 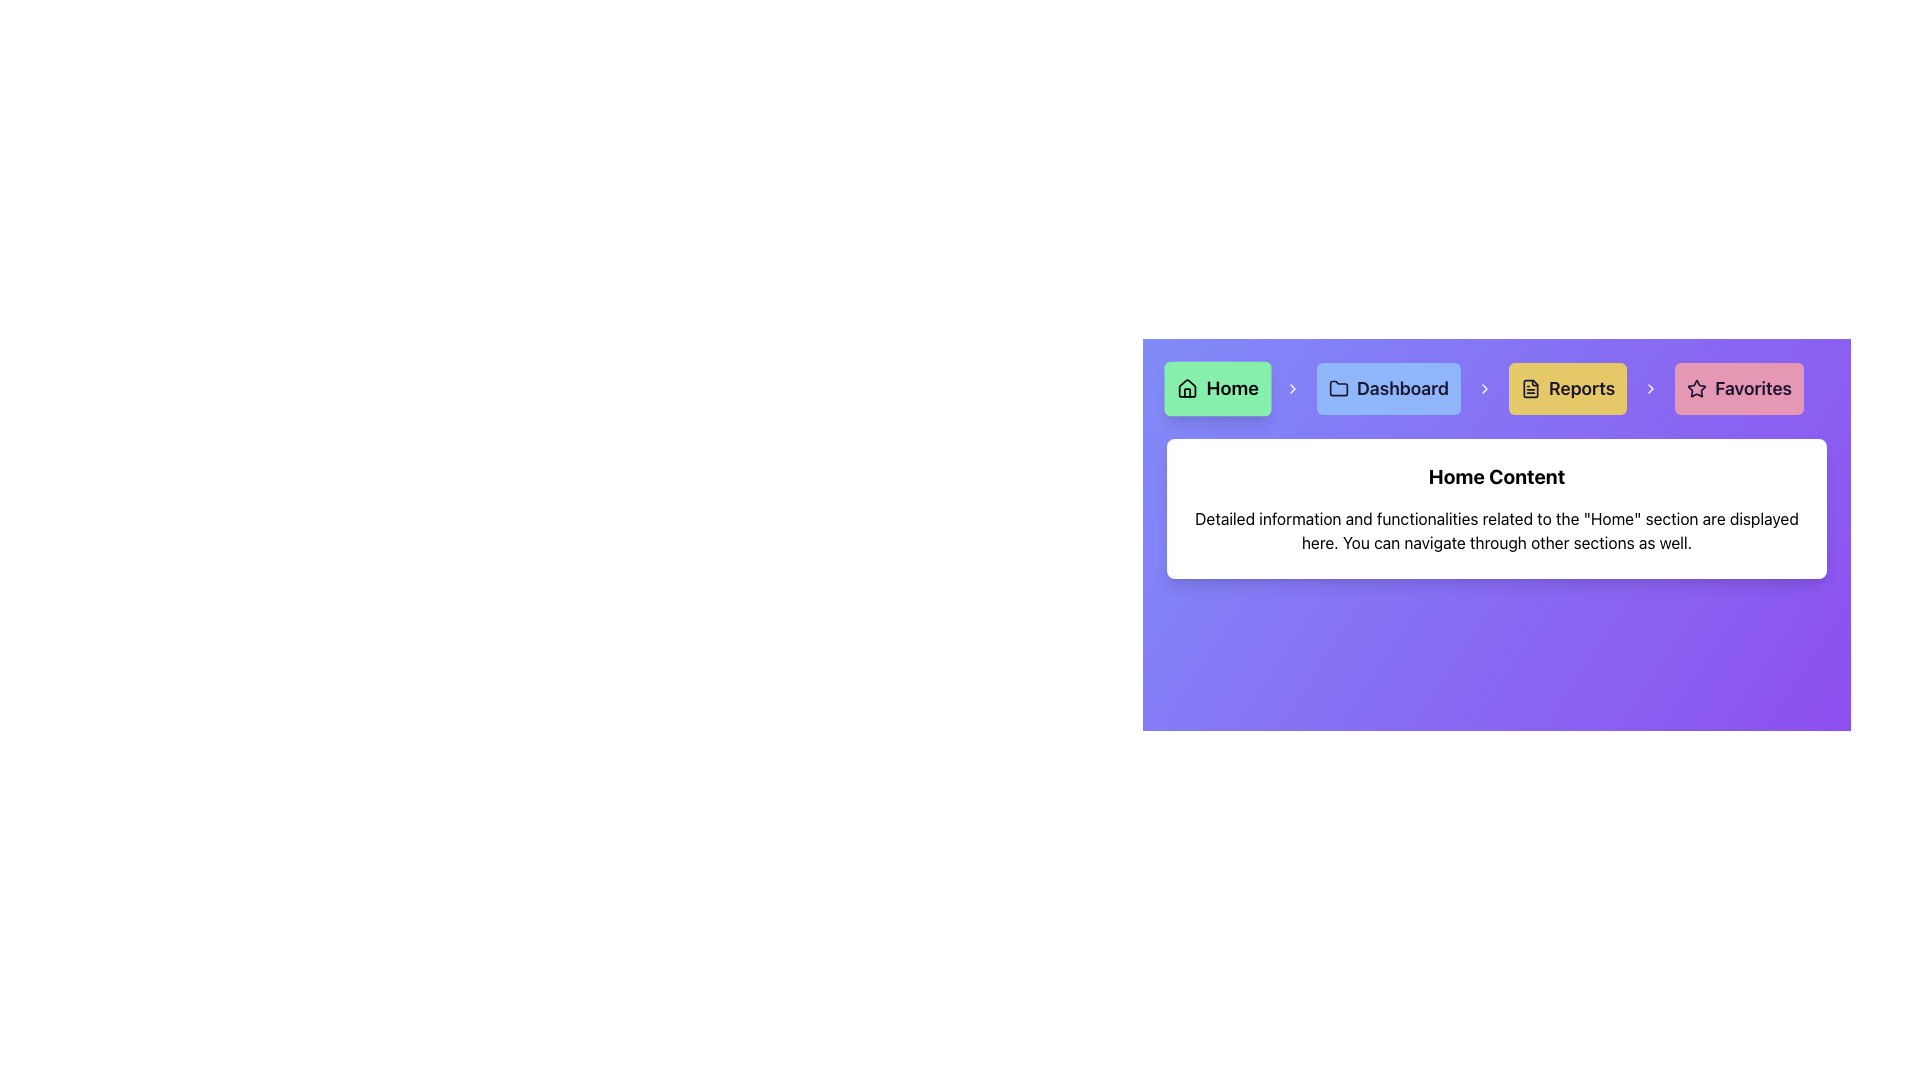 What do you see at coordinates (1567, 389) in the screenshot?
I see `the 'Reports' button, which is a rectangular button with rounded corners, yellow background, and bold black text, located between the 'Dashboard' and 'Favorites' buttons in the navigation bar` at bounding box center [1567, 389].